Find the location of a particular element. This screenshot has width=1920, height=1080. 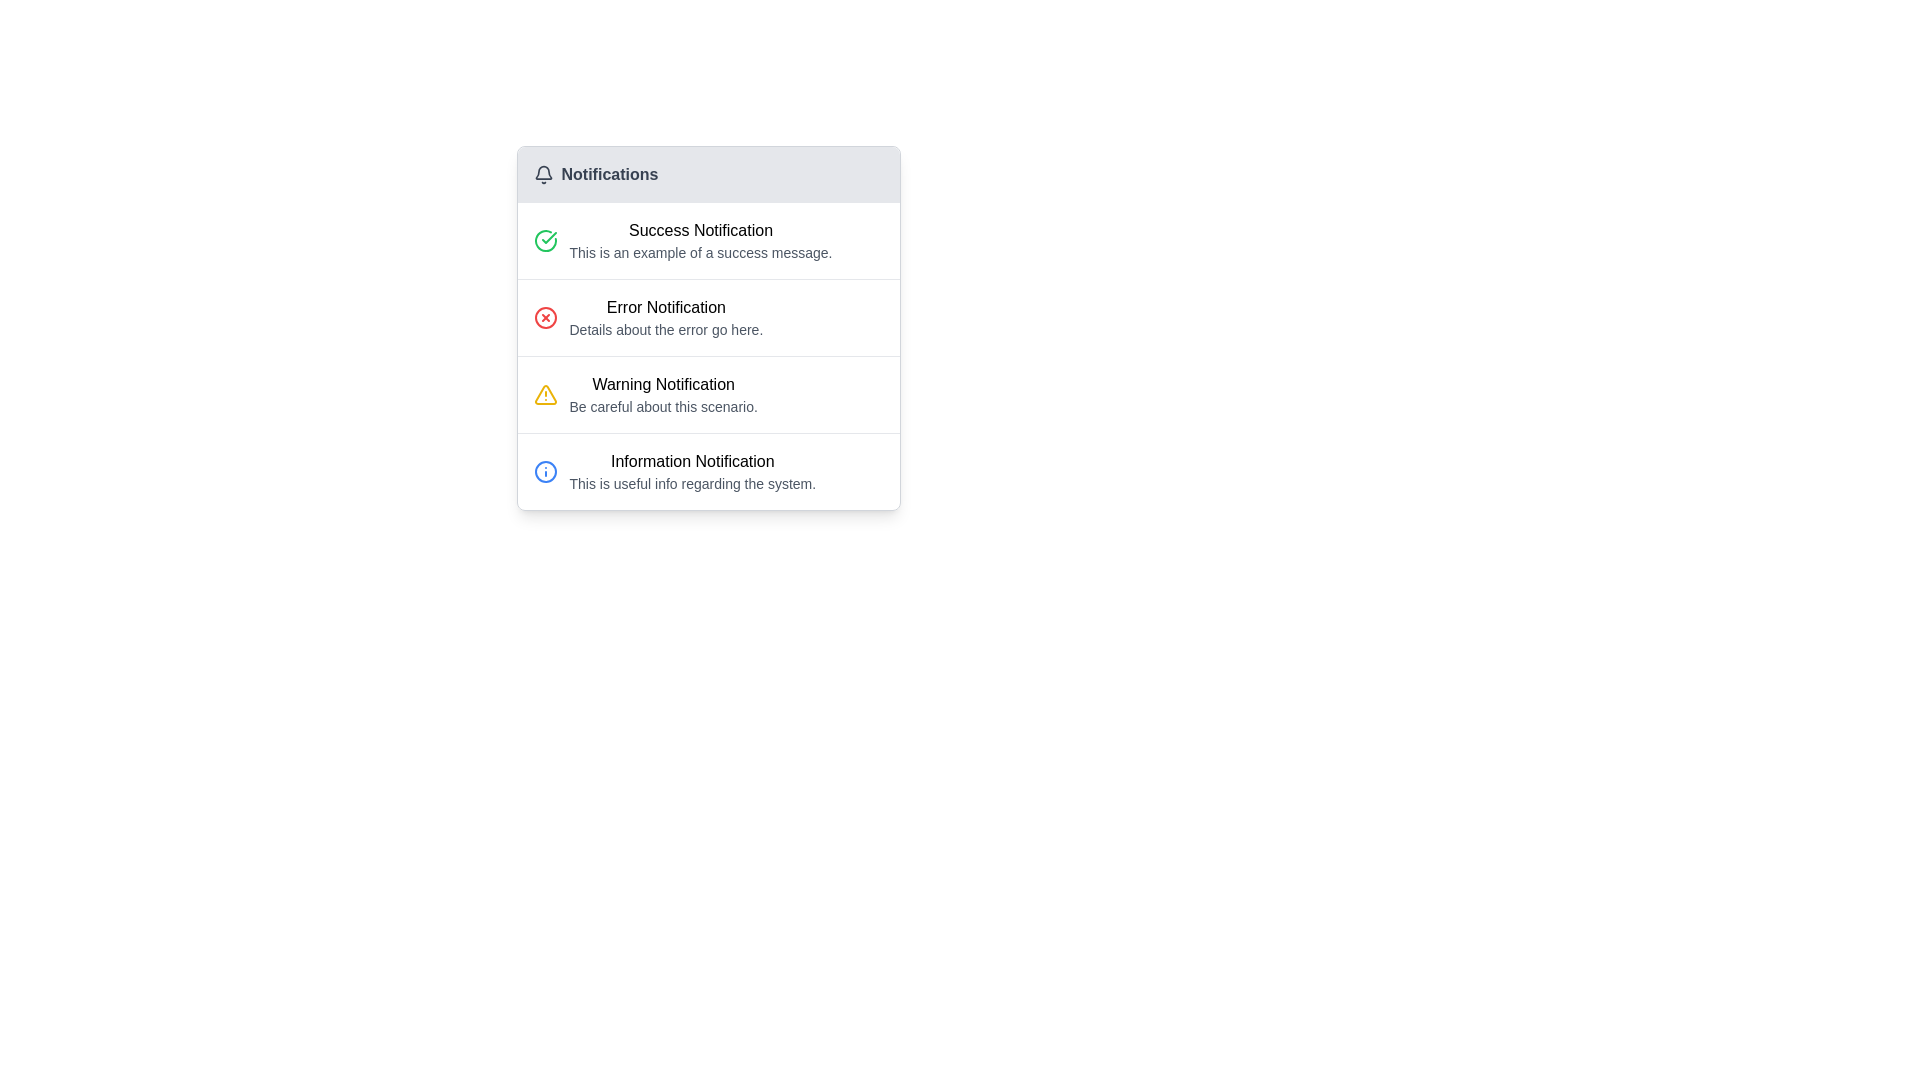

the notification message in the first row of the notification list to possibly highlight or reveal additional information is located at coordinates (700, 239).